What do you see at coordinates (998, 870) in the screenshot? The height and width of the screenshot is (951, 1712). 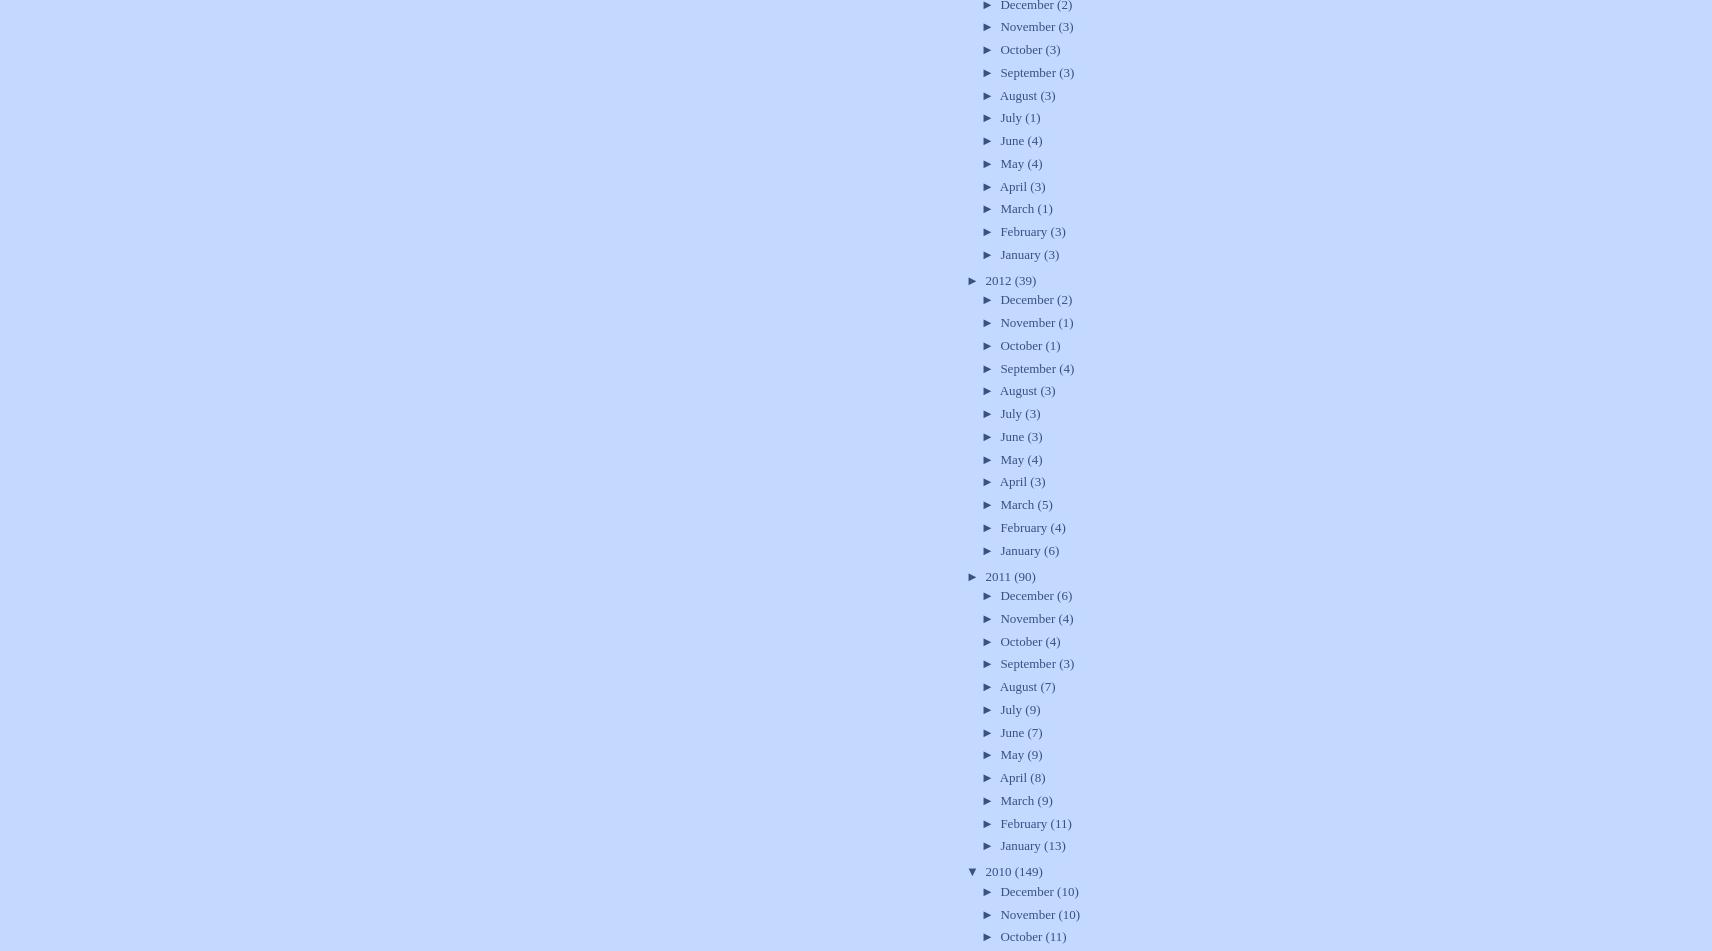 I see `'2010'` at bounding box center [998, 870].